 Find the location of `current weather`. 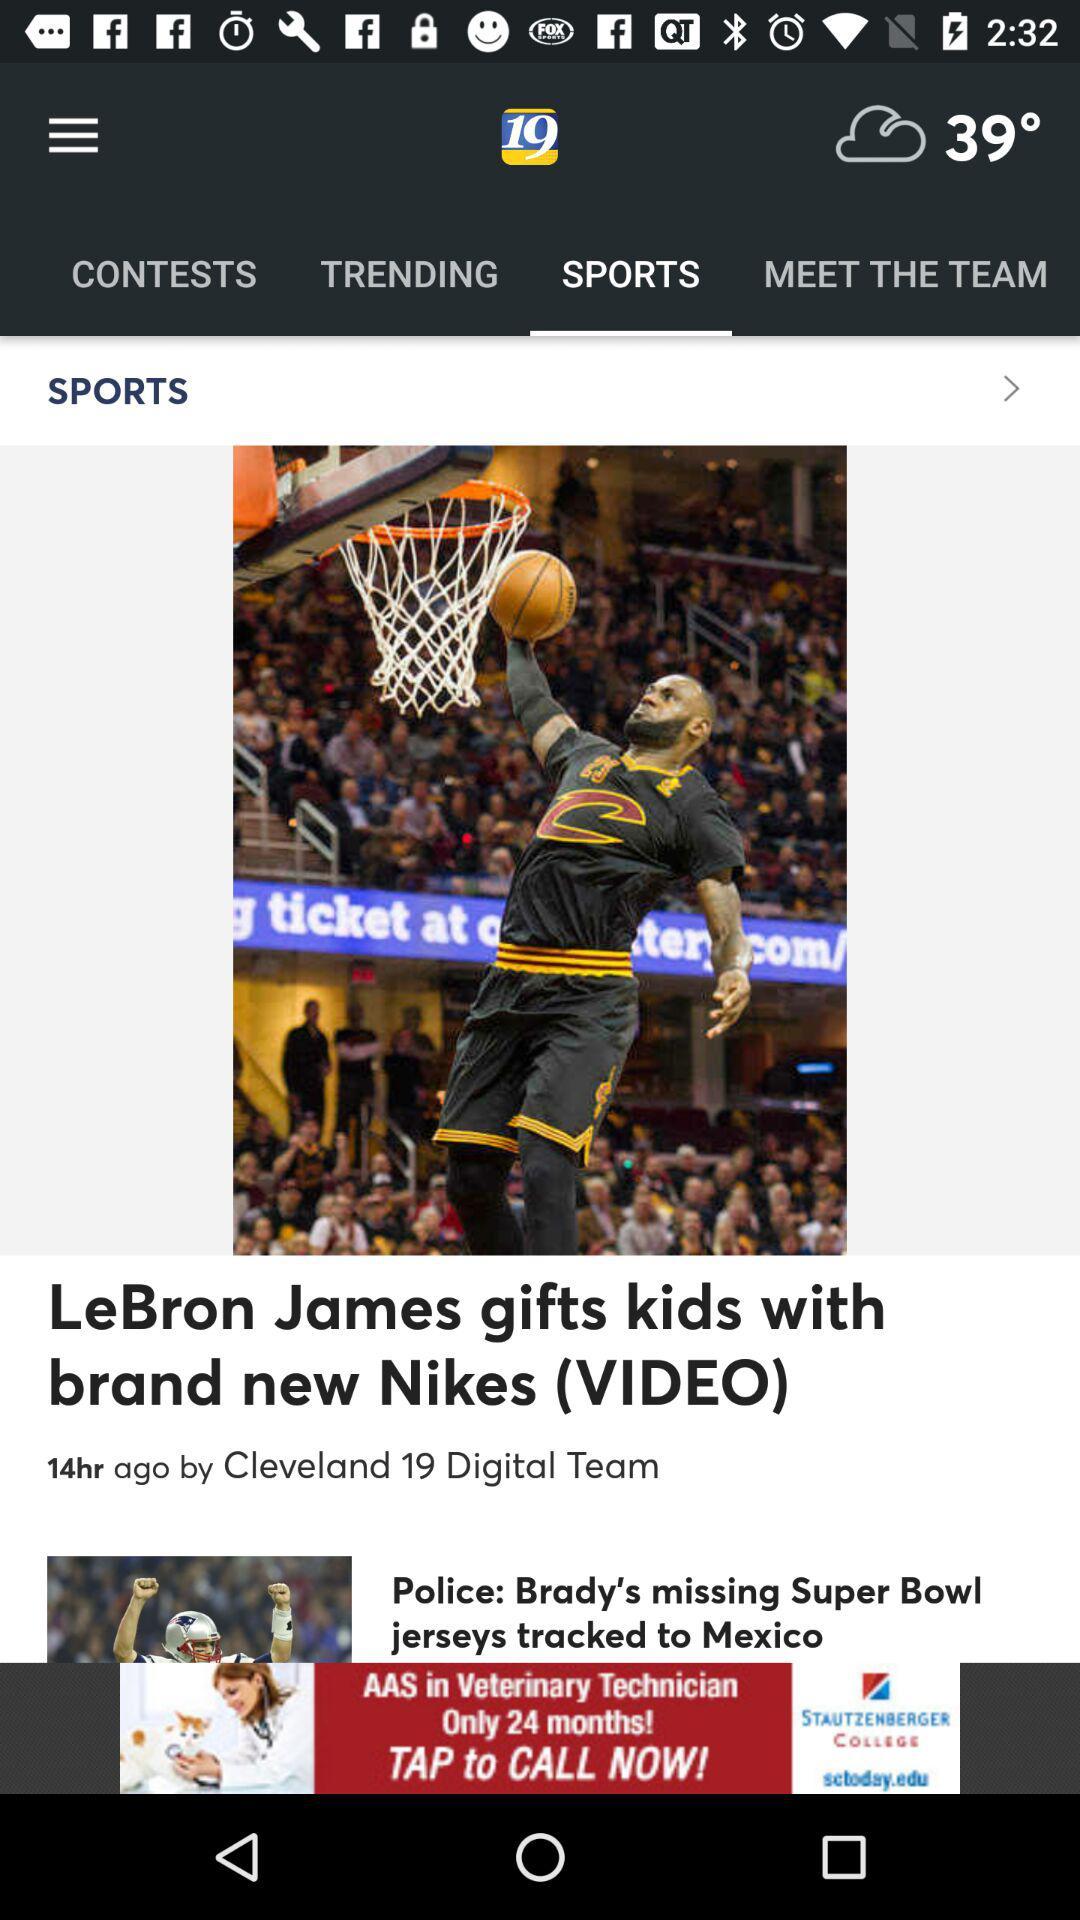

current weather is located at coordinates (880, 135).